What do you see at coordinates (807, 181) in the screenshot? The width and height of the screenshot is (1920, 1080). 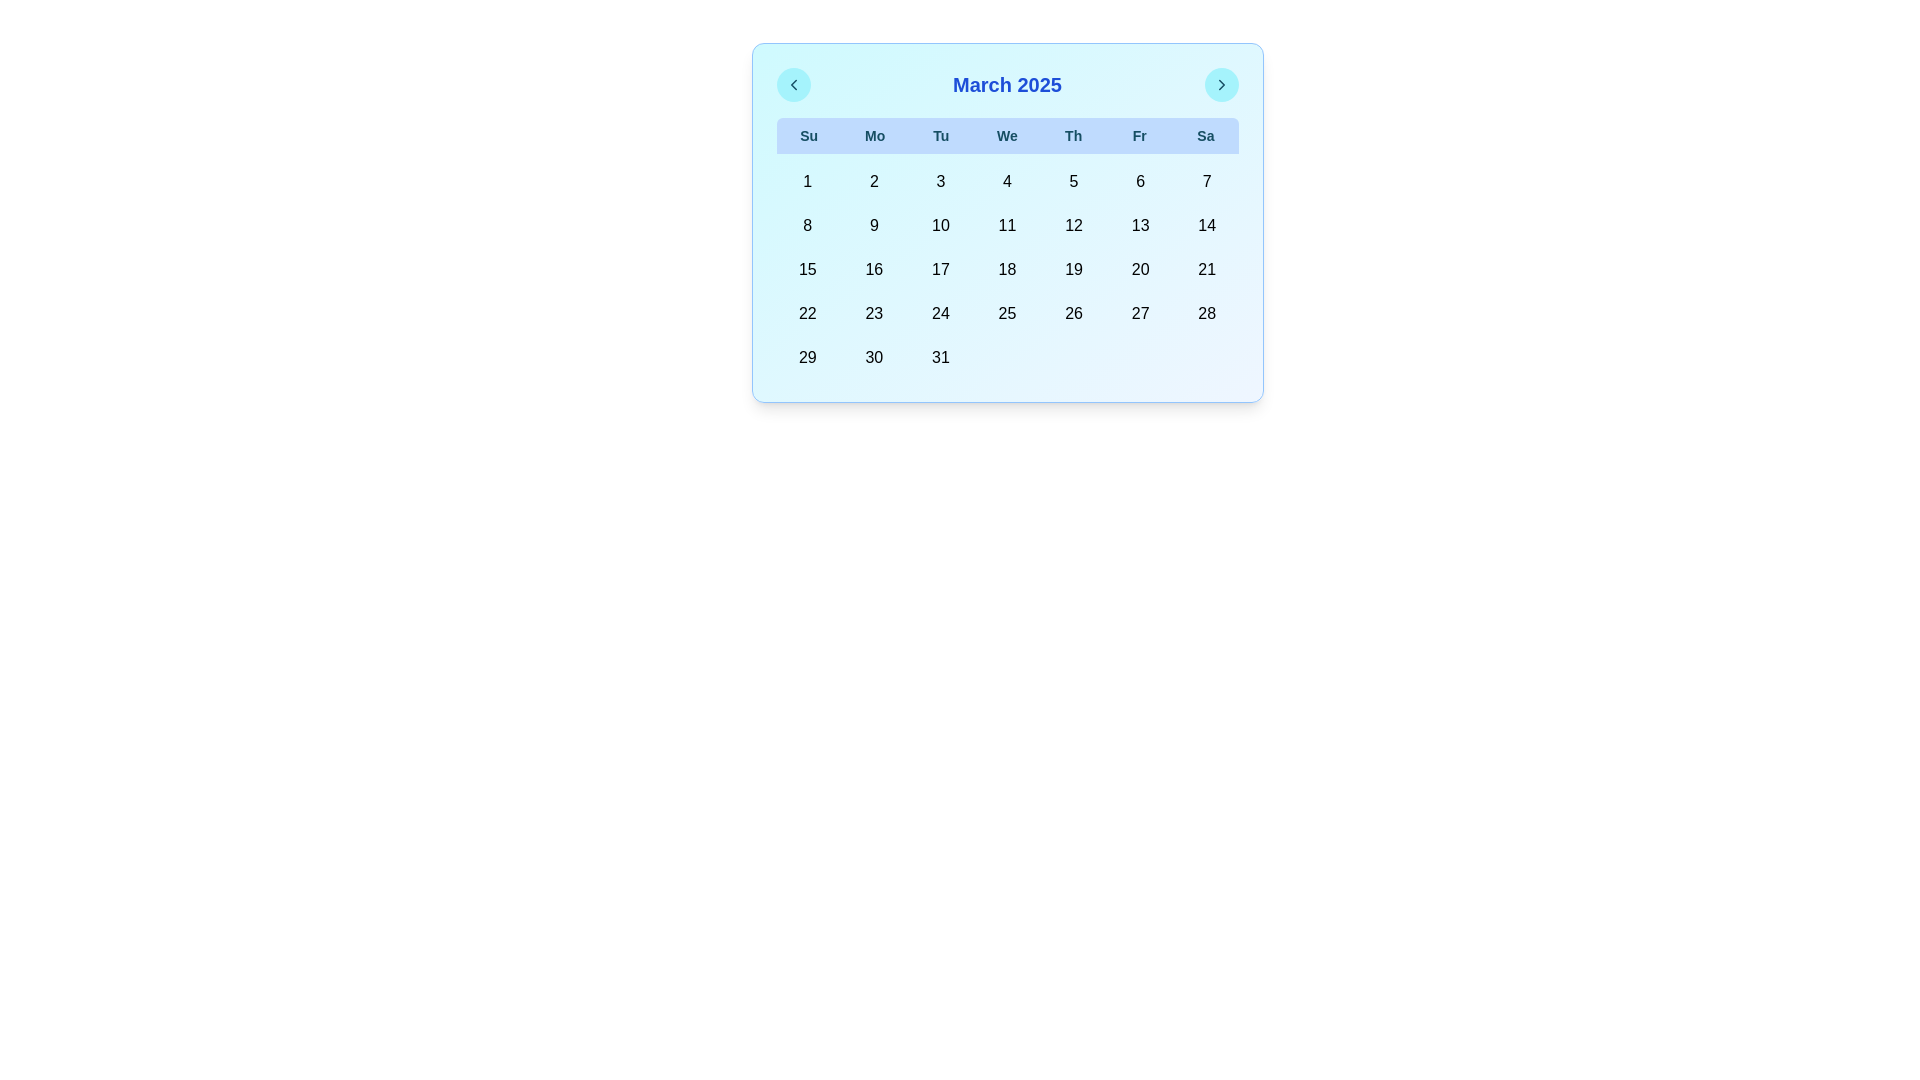 I see `the button labeled '1', which is styled with rounded edges and a light blue background` at bounding box center [807, 181].